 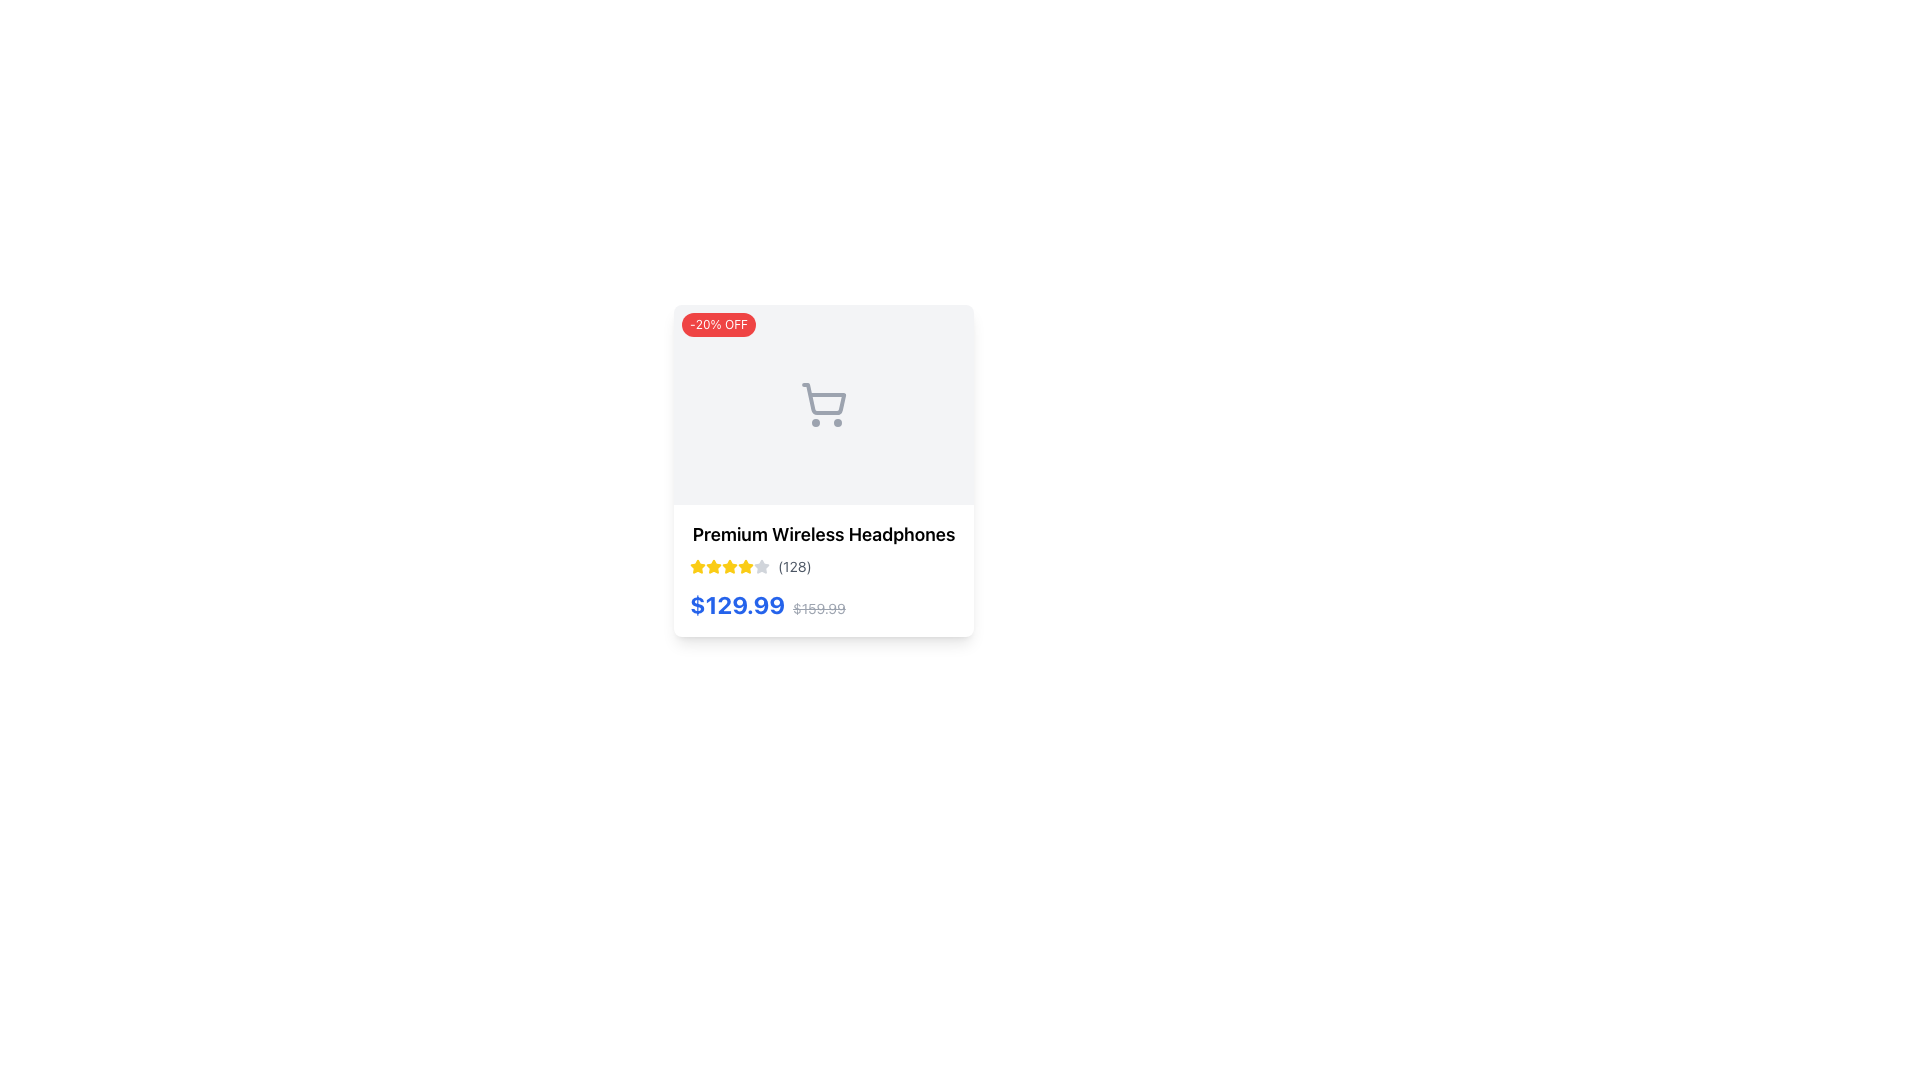 I want to click on the shopping cart icon, which is a minimalistic vector icon with a cart outline and wheels, located at the center of a product showcase card, so click(x=824, y=405).